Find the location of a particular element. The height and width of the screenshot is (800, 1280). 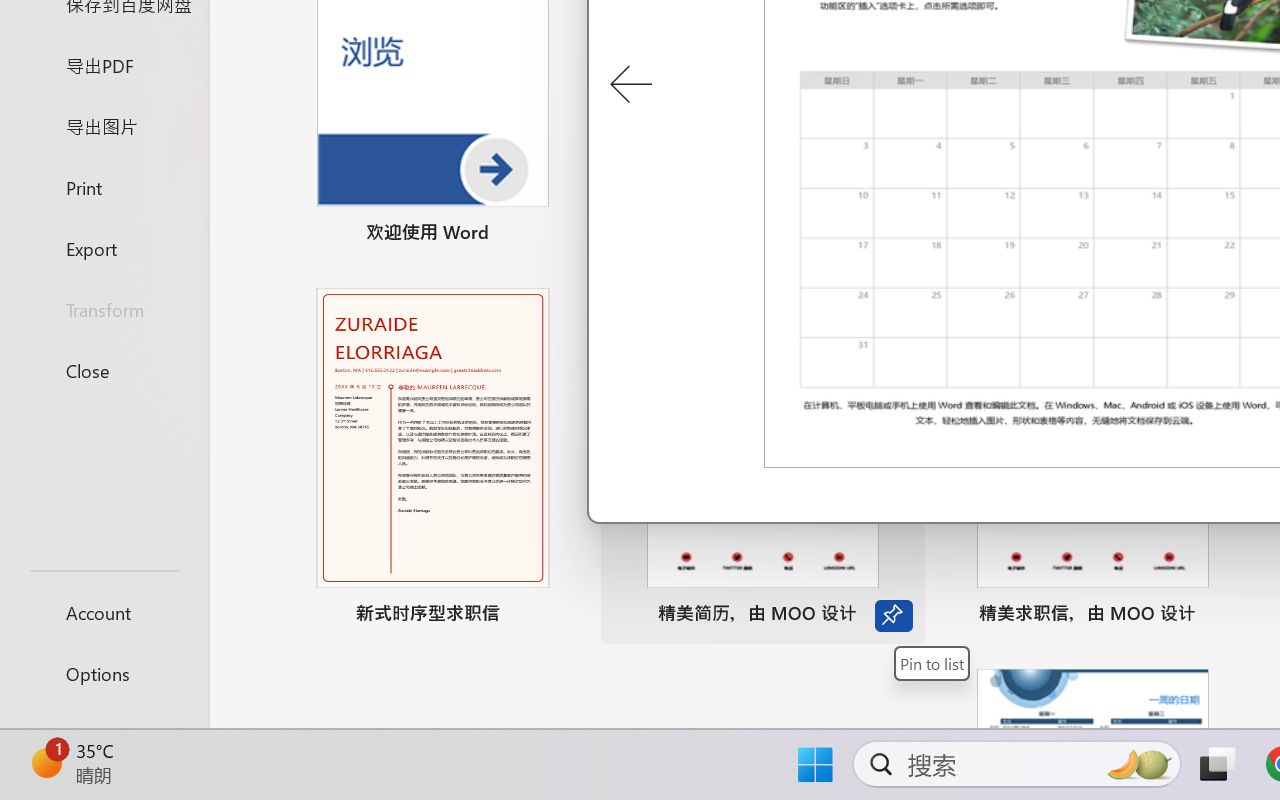

'Account' is located at coordinates (103, 612).